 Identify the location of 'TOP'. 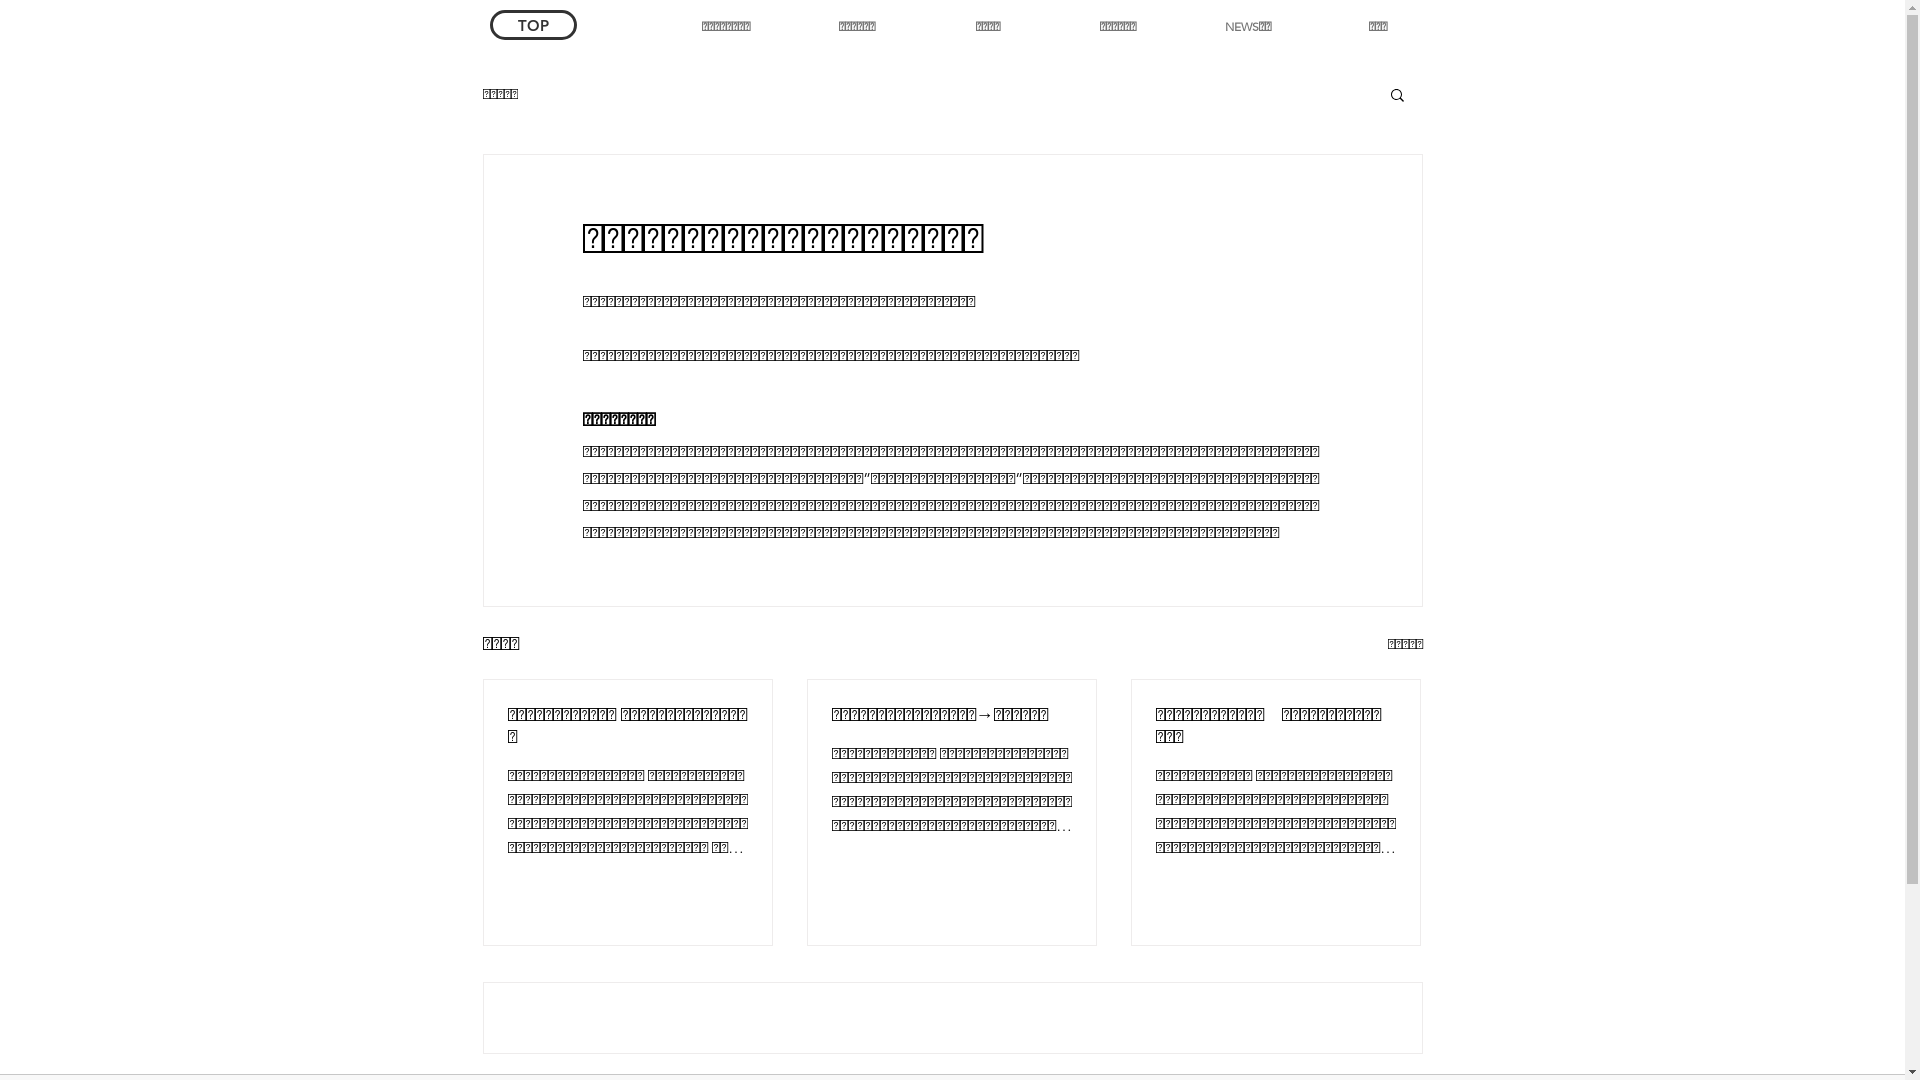
(533, 24).